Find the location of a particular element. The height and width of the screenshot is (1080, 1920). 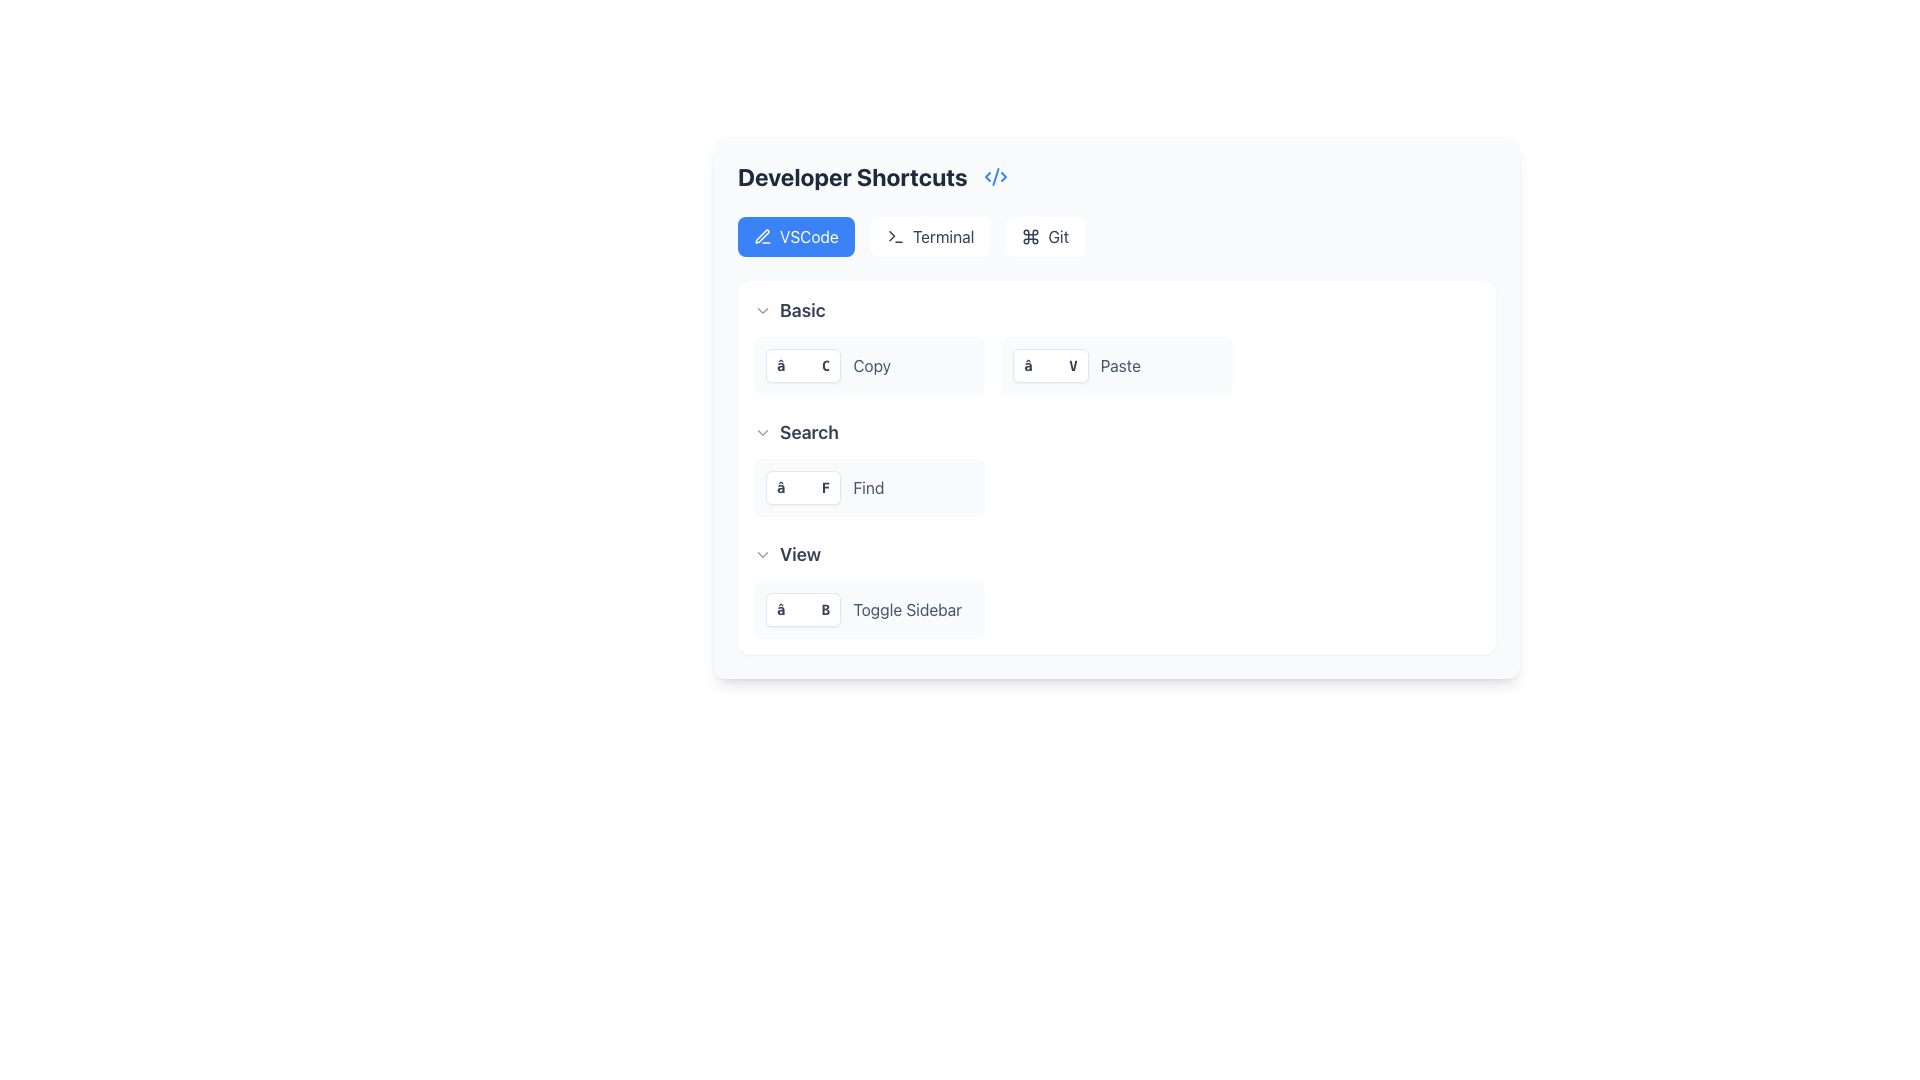

the pen-shaped vector graphic icon located within the 'VSCode' button, which has a blue background and white text, for context-specific actions is located at coordinates (762, 235).